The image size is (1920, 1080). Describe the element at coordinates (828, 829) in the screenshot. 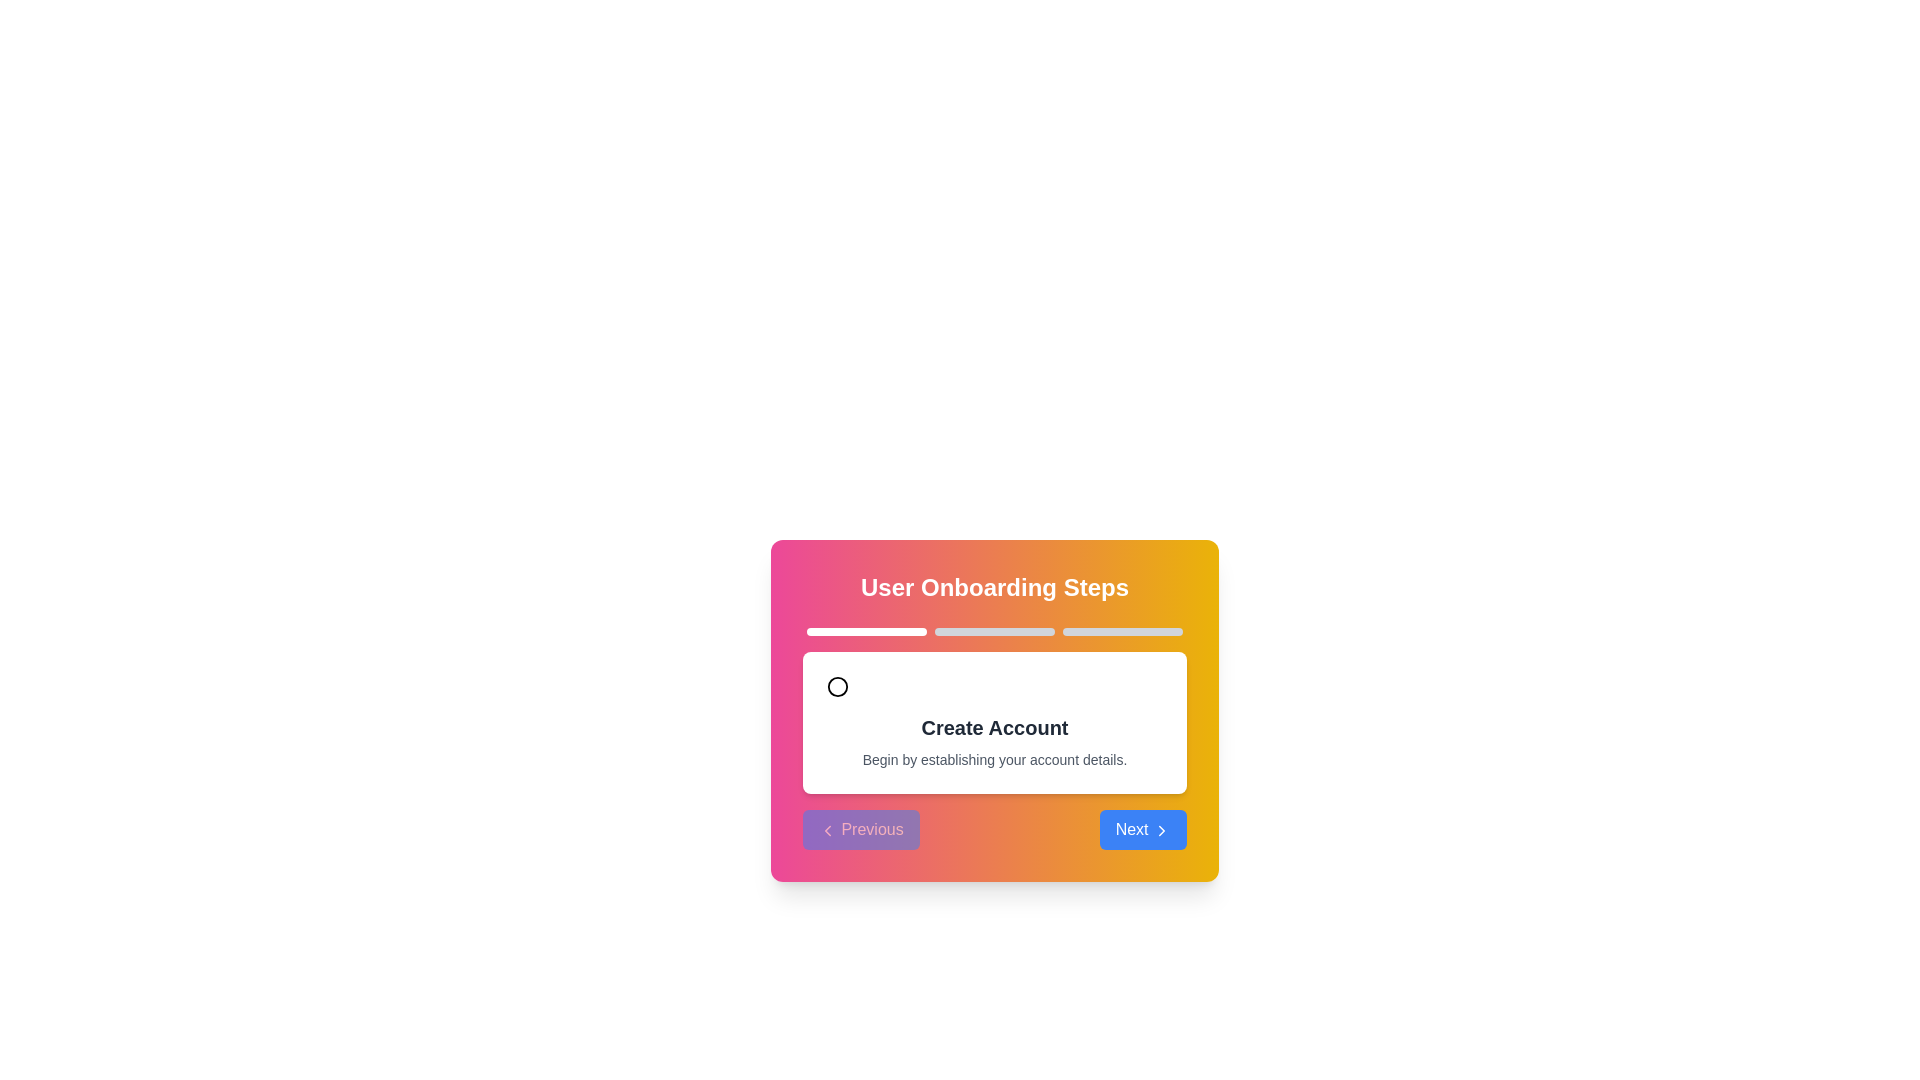

I see `the design and location of the back icon, which is a visual indicator for navigating to a previous step, located to the left within the 'Previous' button at the bottom left corner of the UI` at that location.